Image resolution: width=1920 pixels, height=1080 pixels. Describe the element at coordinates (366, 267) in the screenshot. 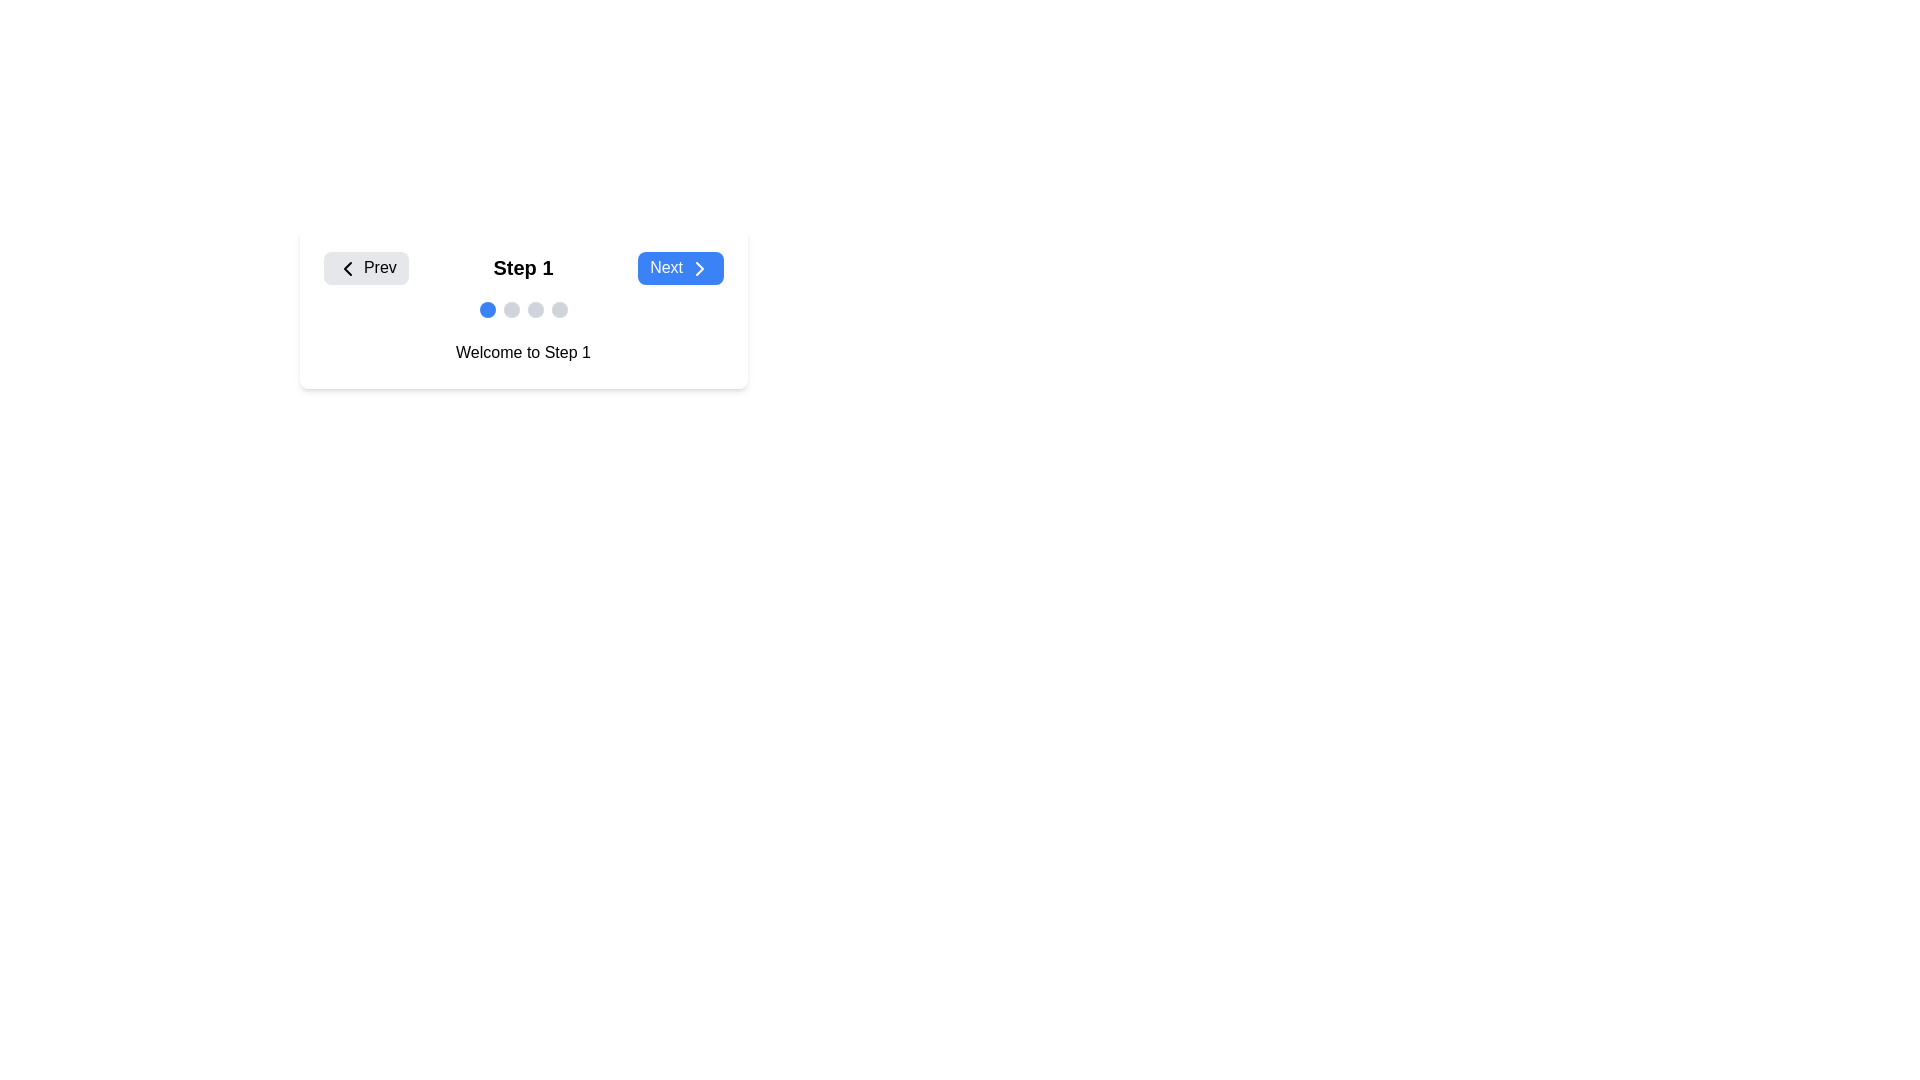

I see `the navigational button that moves to the previous step in the multi-step interface` at that location.